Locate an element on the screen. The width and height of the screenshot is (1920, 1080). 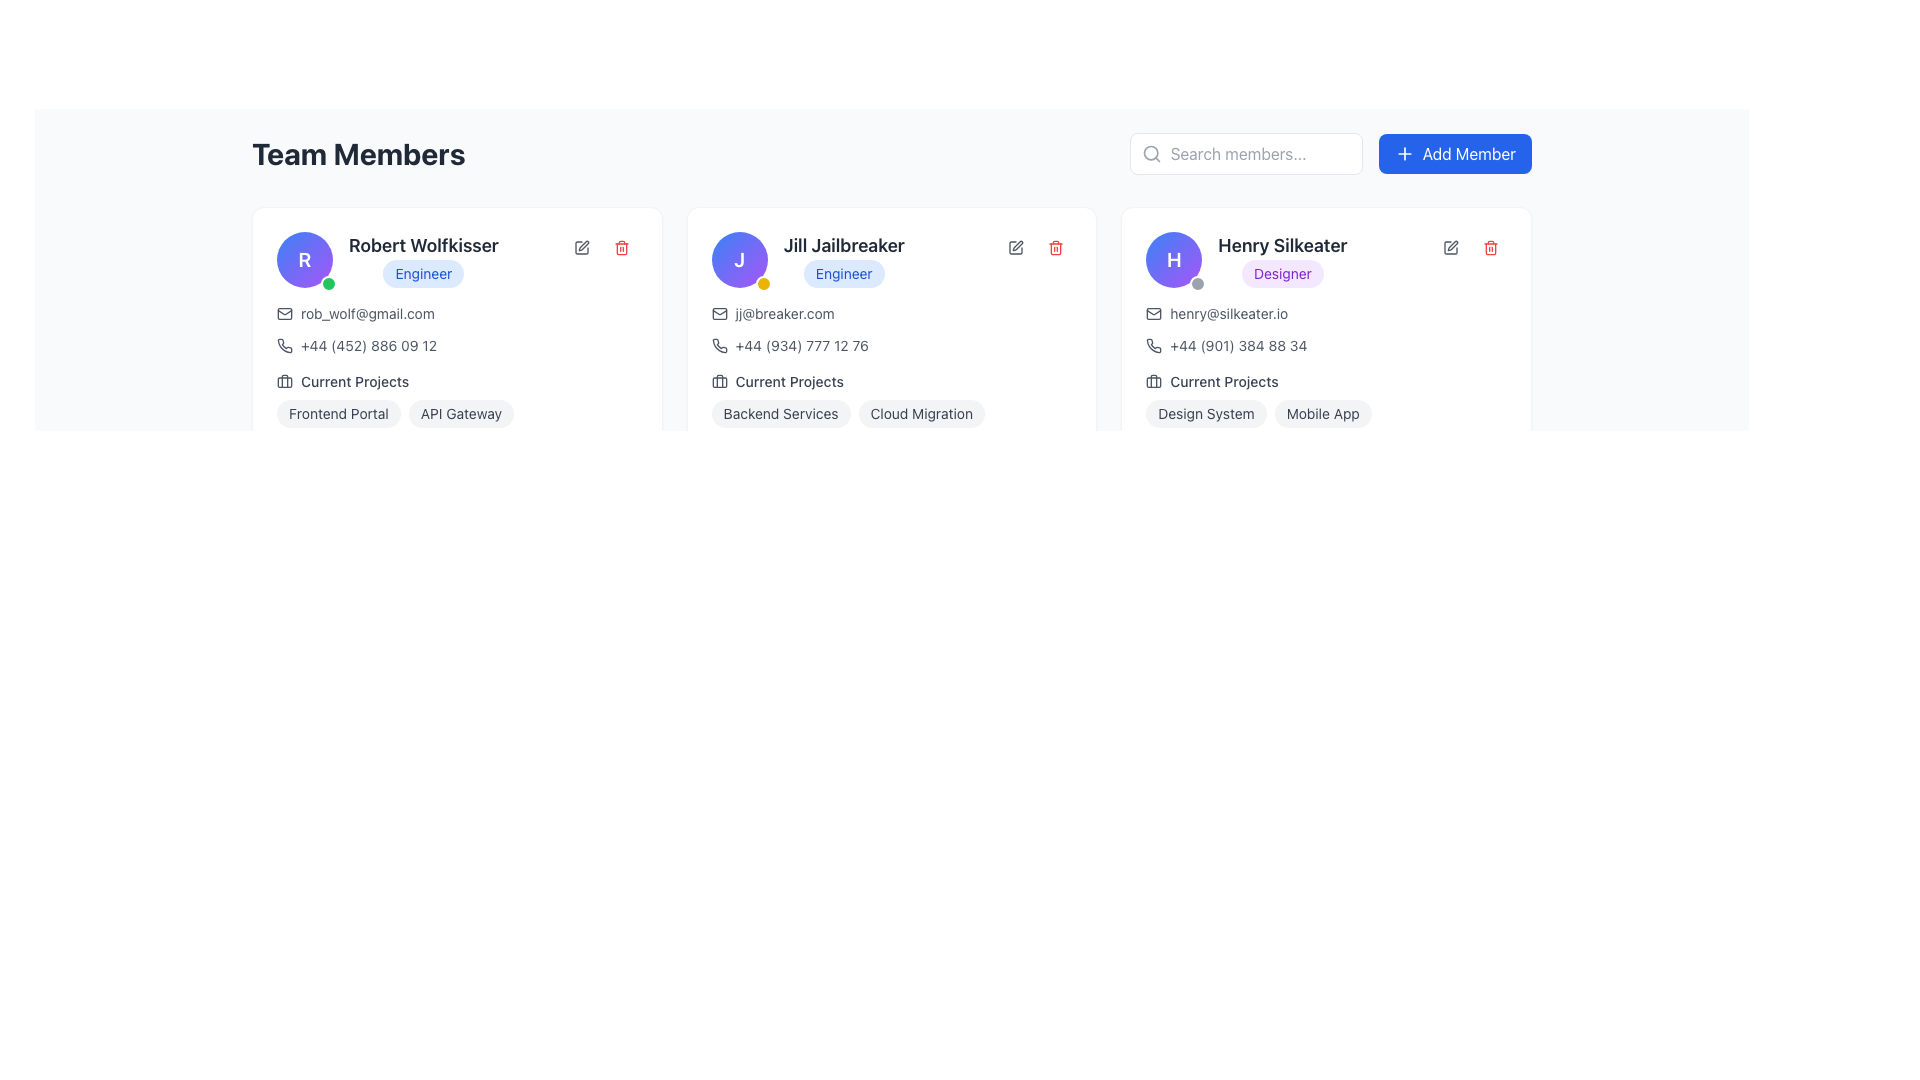
the email icon located to the left of the email address 'rob_wolf@gmail.com' in the user information card of Robert Wolfkisser for visual context is located at coordinates (283, 313).